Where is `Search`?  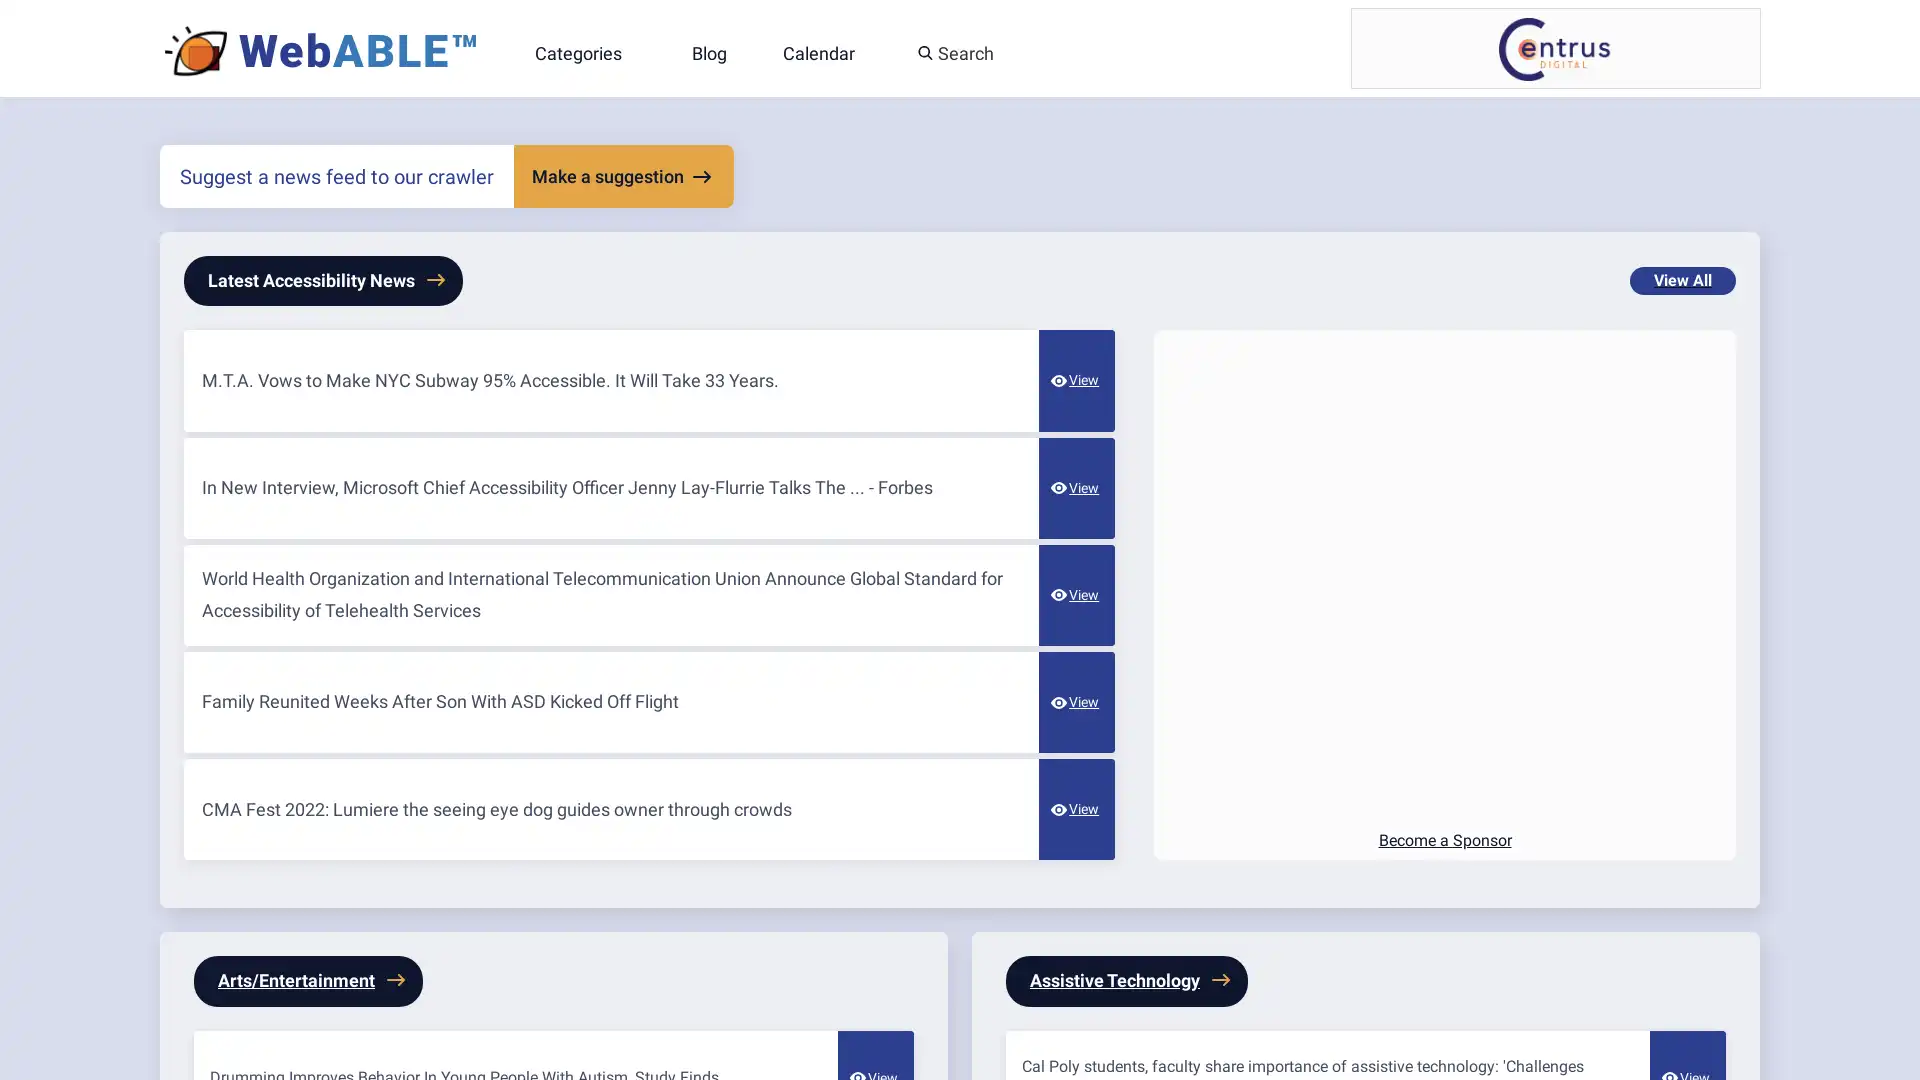 Search is located at coordinates (957, 52).